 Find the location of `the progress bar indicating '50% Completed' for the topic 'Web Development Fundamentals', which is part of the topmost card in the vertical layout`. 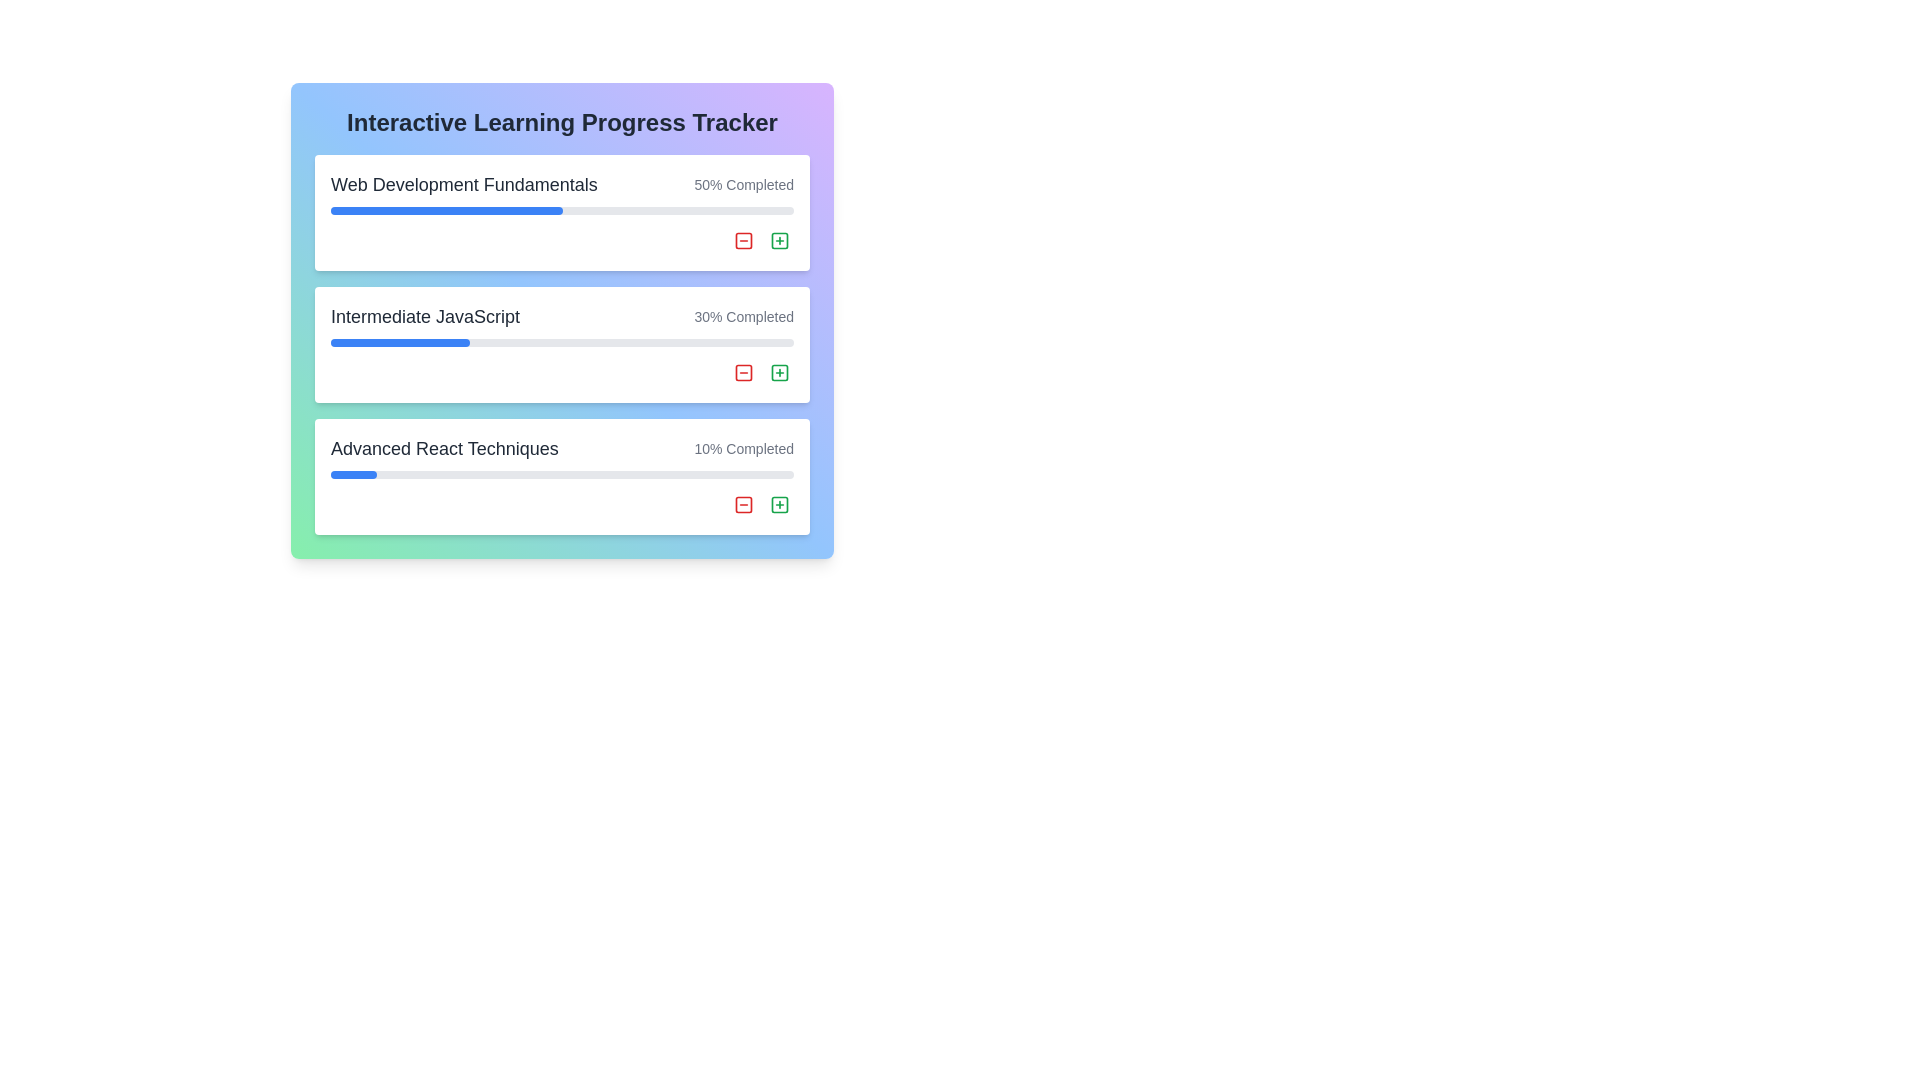

the progress bar indicating '50% Completed' for the topic 'Web Development Fundamentals', which is part of the topmost card in the vertical layout is located at coordinates (561, 211).